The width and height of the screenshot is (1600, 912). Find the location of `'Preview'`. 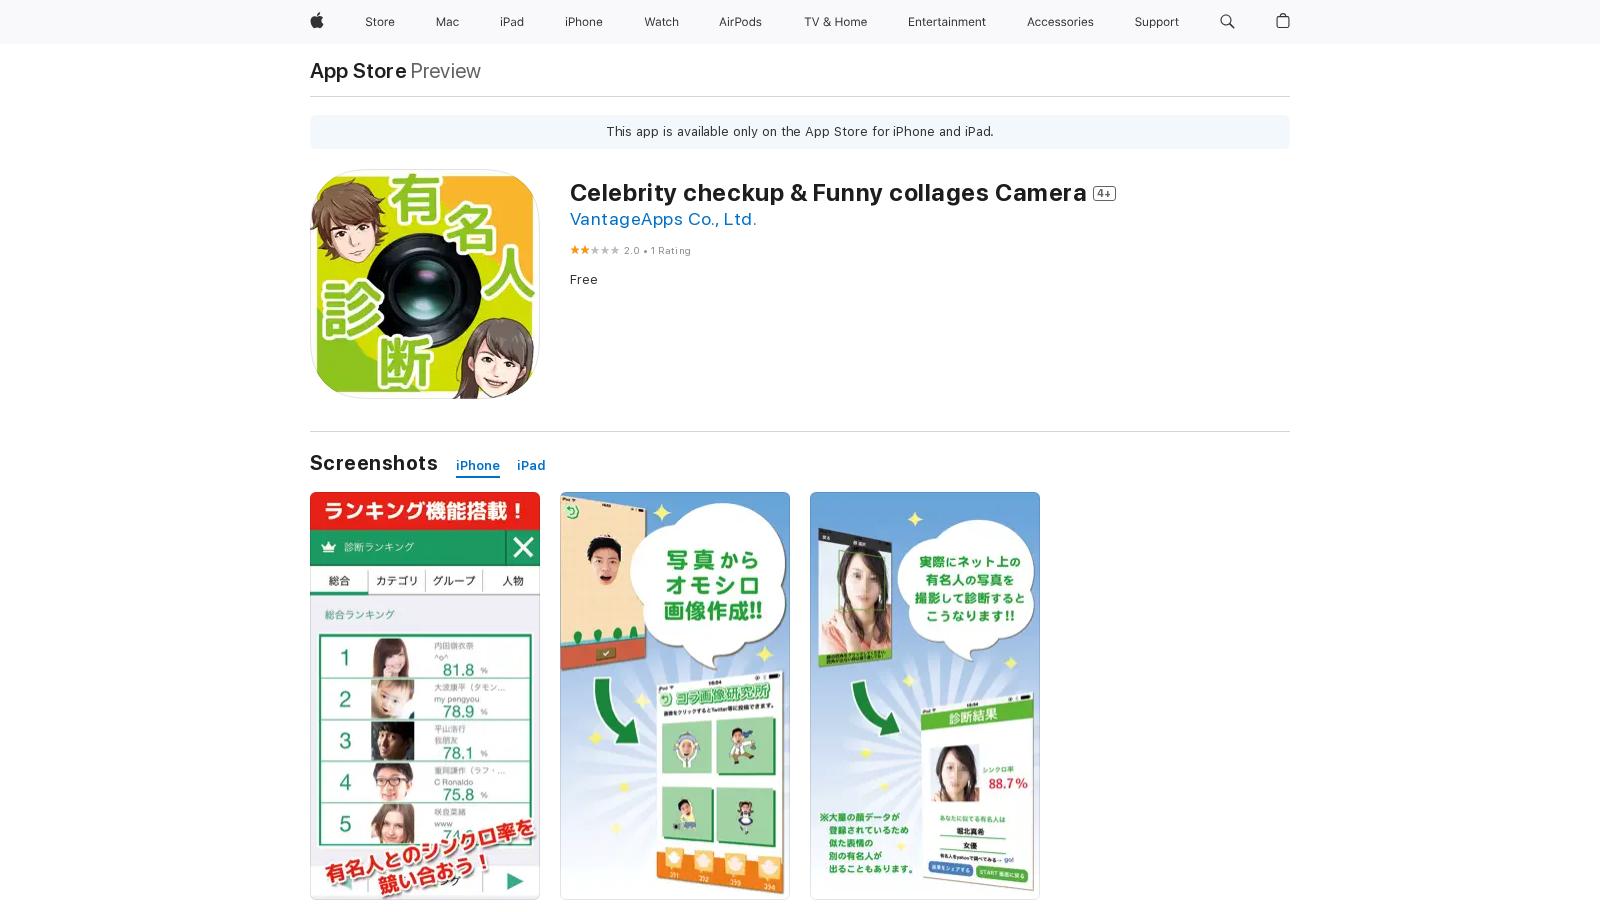

'Preview' is located at coordinates (444, 69).